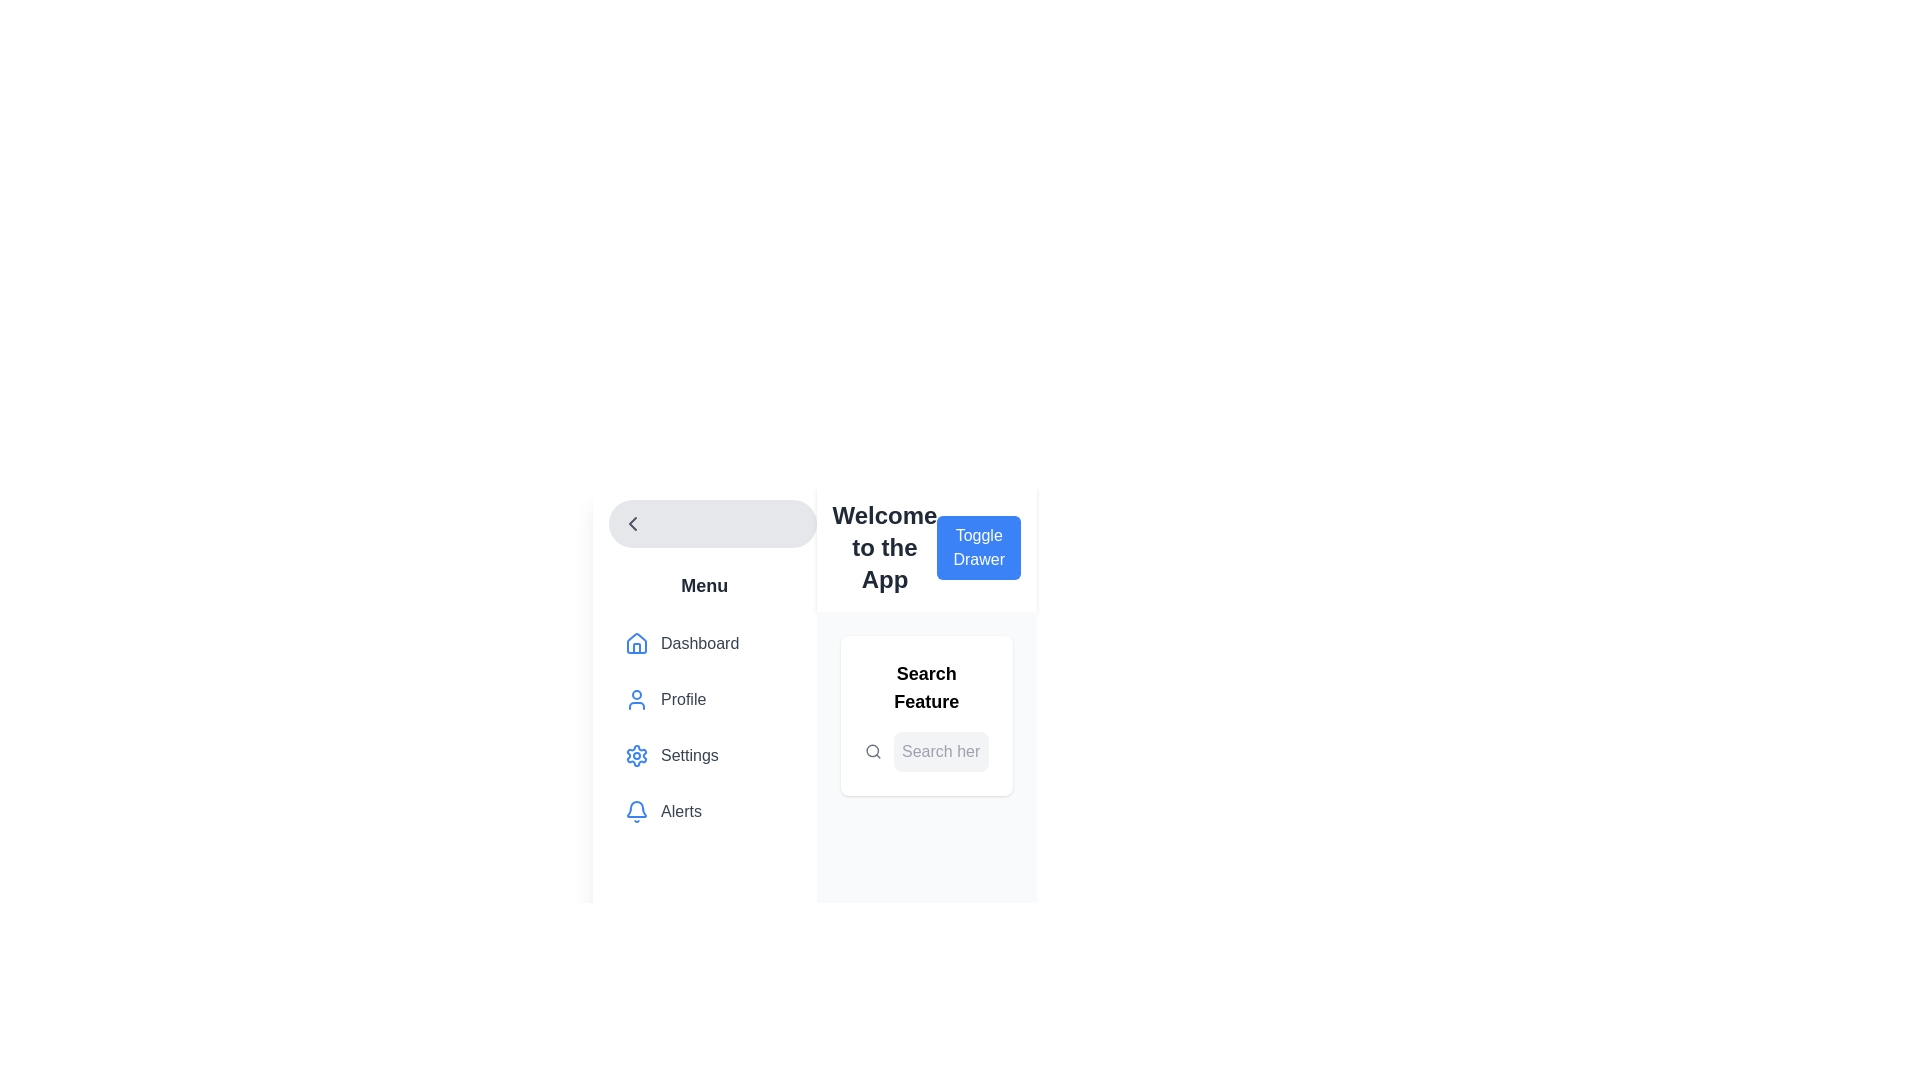 The width and height of the screenshot is (1920, 1080). What do you see at coordinates (873, 752) in the screenshot?
I see `the search icon located to the left of the 'Search here...' text input field as an intuitive cue for searching` at bounding box center [873, 752].